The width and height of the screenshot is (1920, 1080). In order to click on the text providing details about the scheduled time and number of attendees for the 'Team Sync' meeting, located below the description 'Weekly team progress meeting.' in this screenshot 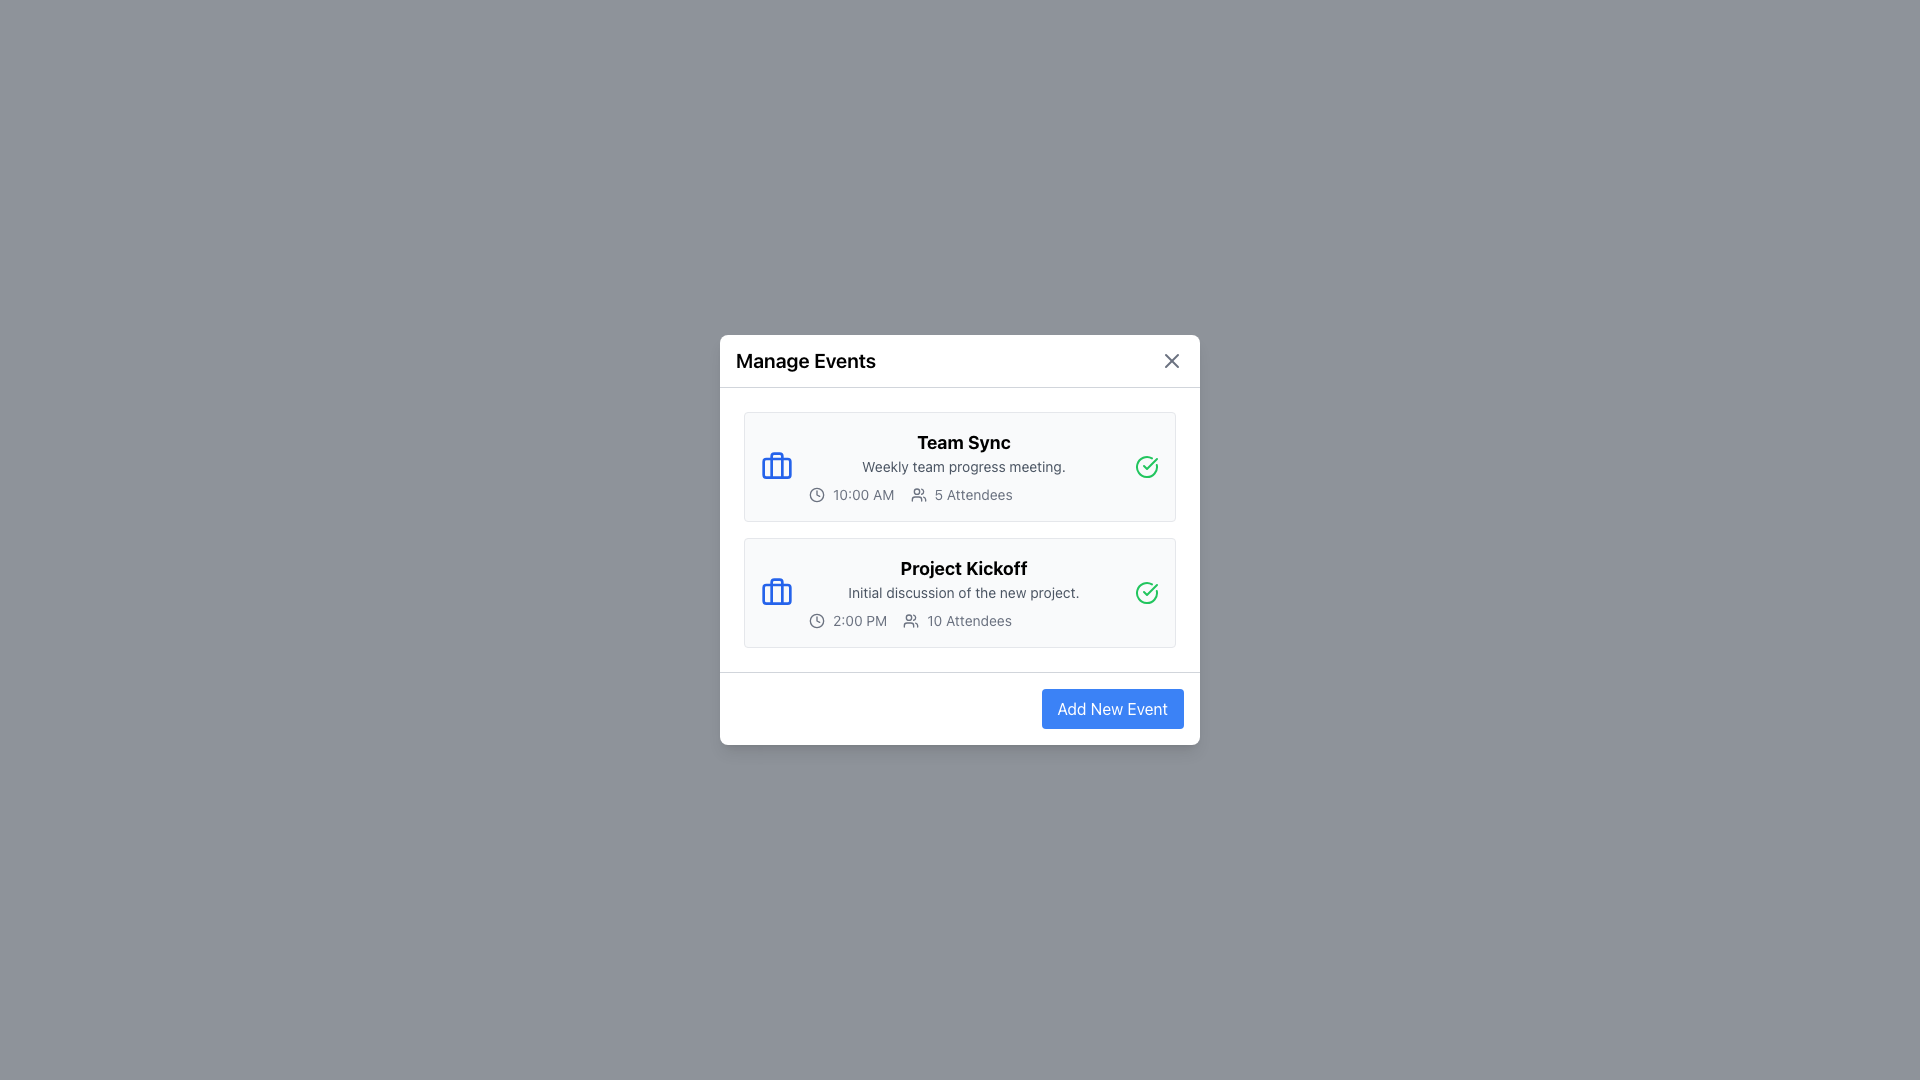, I will do `click(964, 494)`.